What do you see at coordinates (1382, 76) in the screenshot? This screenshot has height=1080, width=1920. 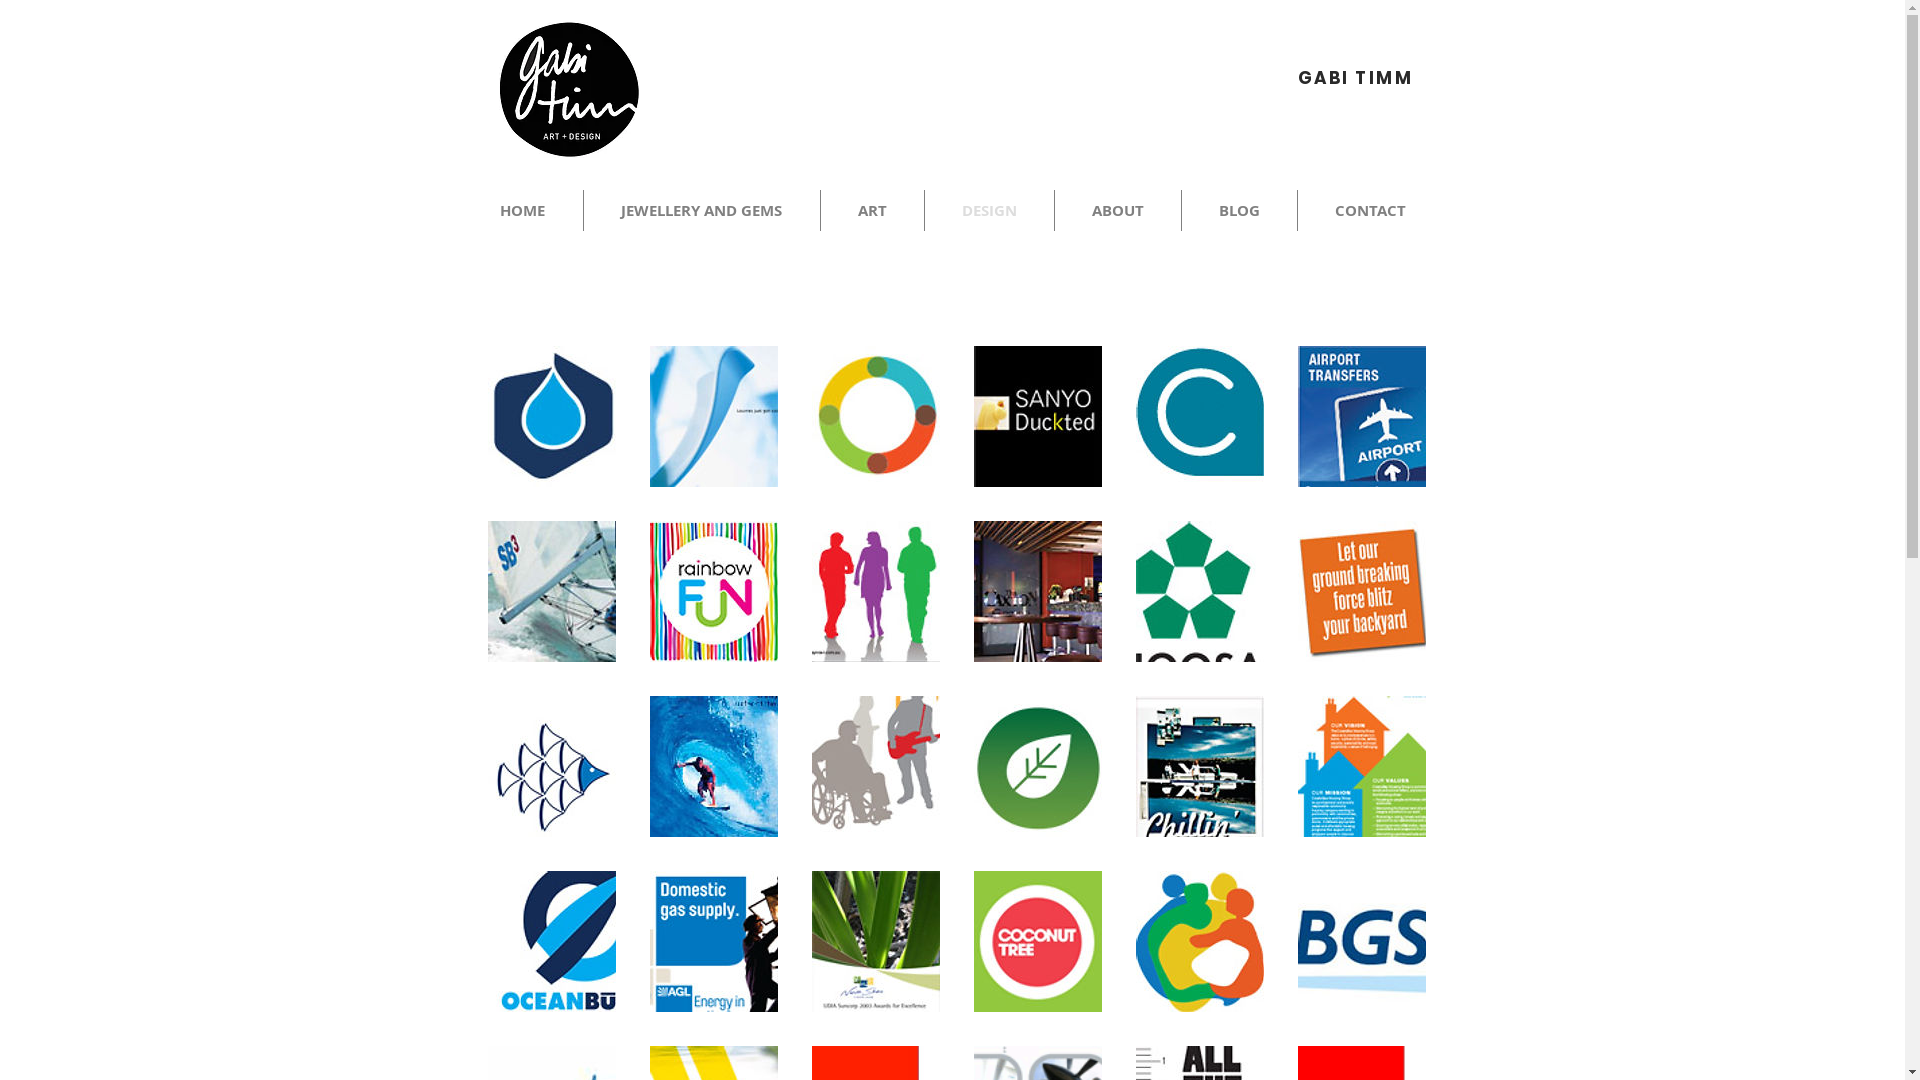 I see `'TIMM'` at bounding box center [1382, 76].